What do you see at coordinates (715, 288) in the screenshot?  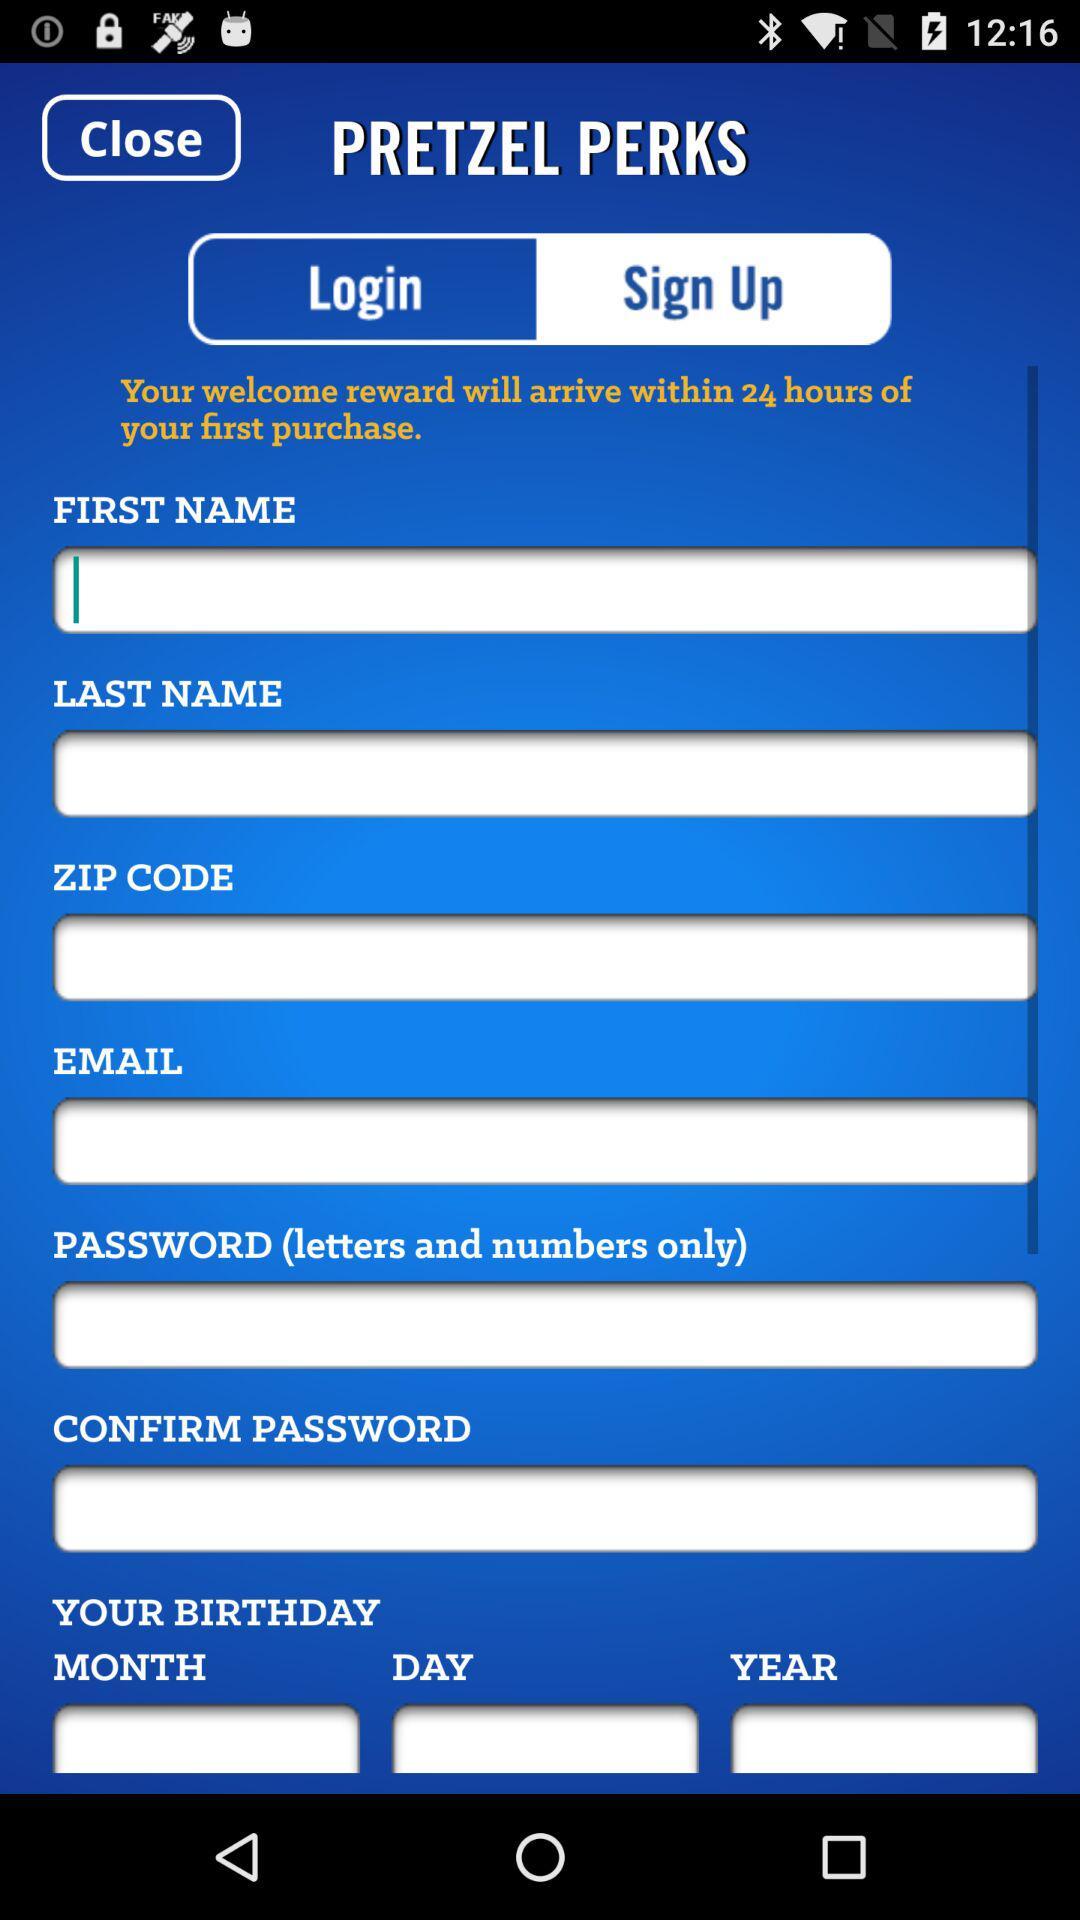 I see `enroll` at bounding box center [715, 288].